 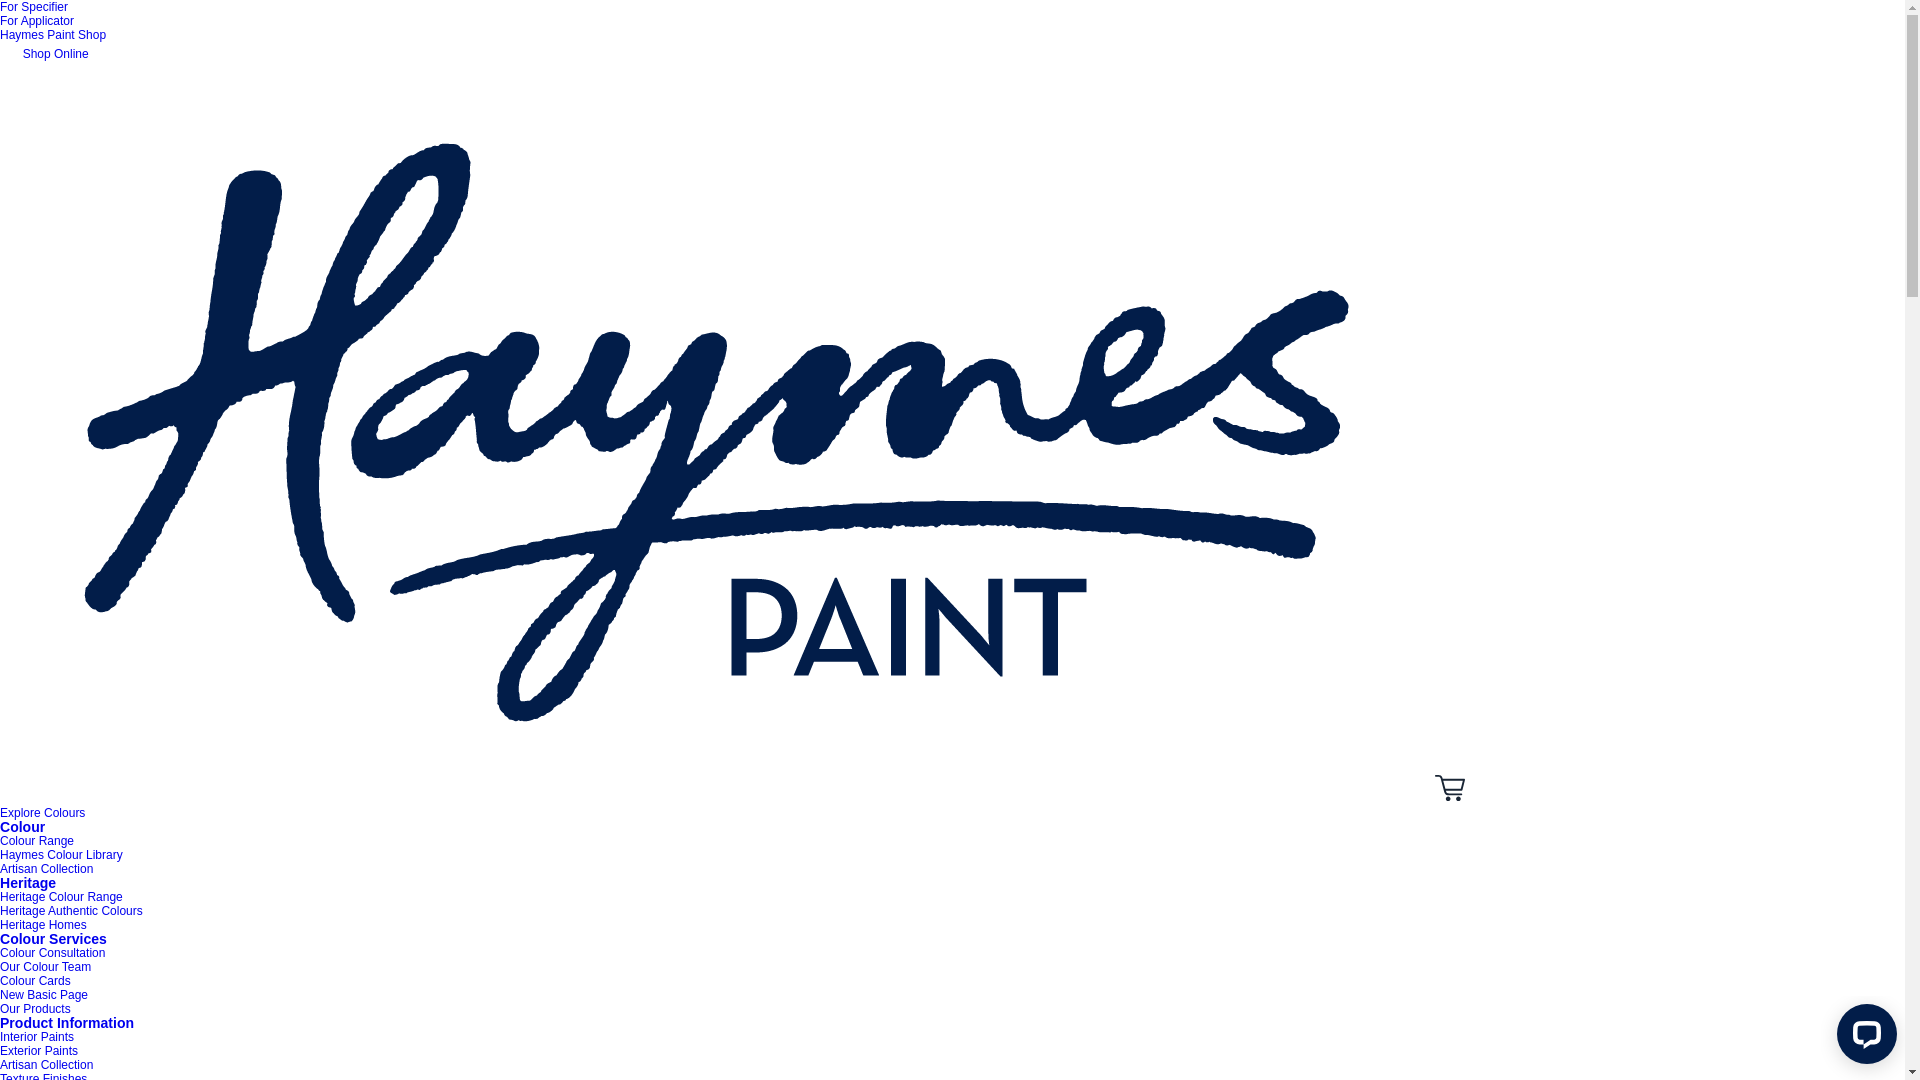 I want to click on 'Colour Services', so click(x=53, y=938).